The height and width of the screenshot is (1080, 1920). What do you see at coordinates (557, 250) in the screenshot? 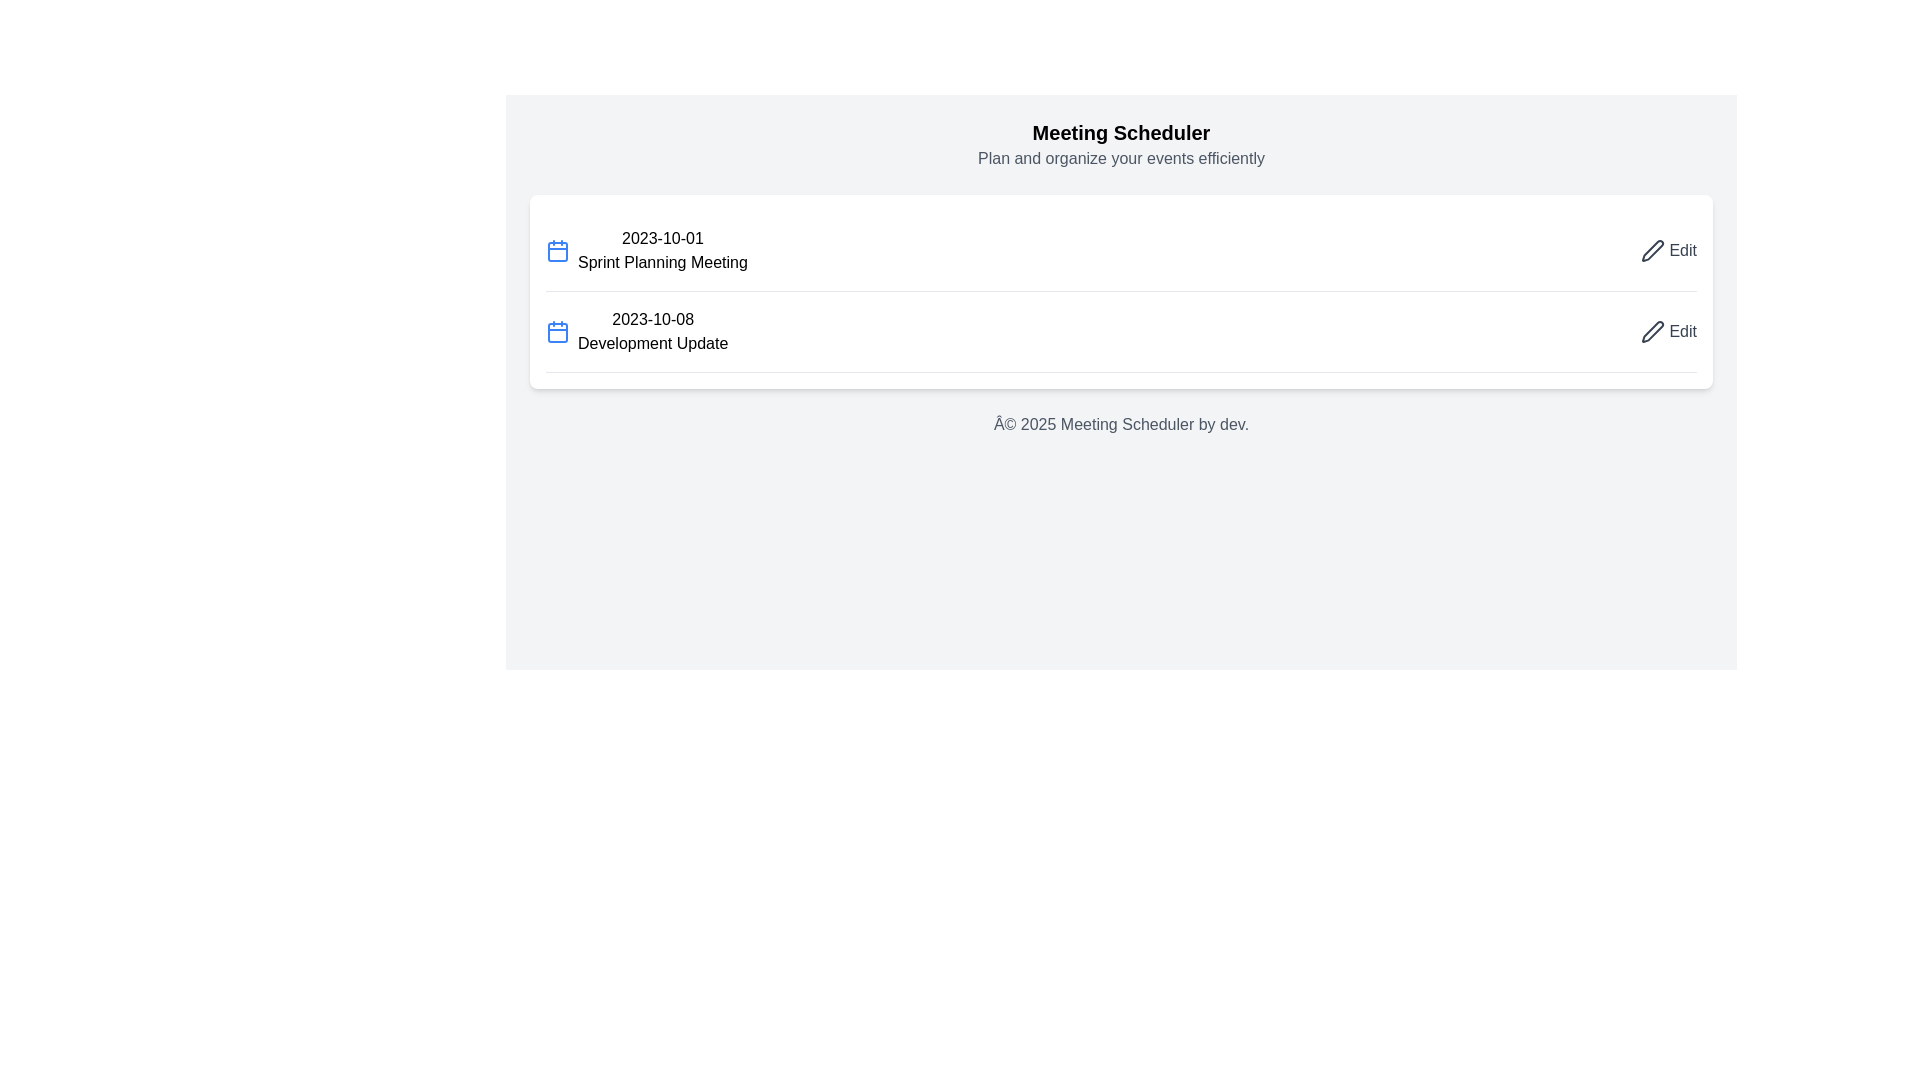
I see `the graphical component of the calendar icon located at the center of the icon in the first row, positioned to the left of the text '2023-10-01 Sprint Planning Meeting'` at bounding box center [557, 250].